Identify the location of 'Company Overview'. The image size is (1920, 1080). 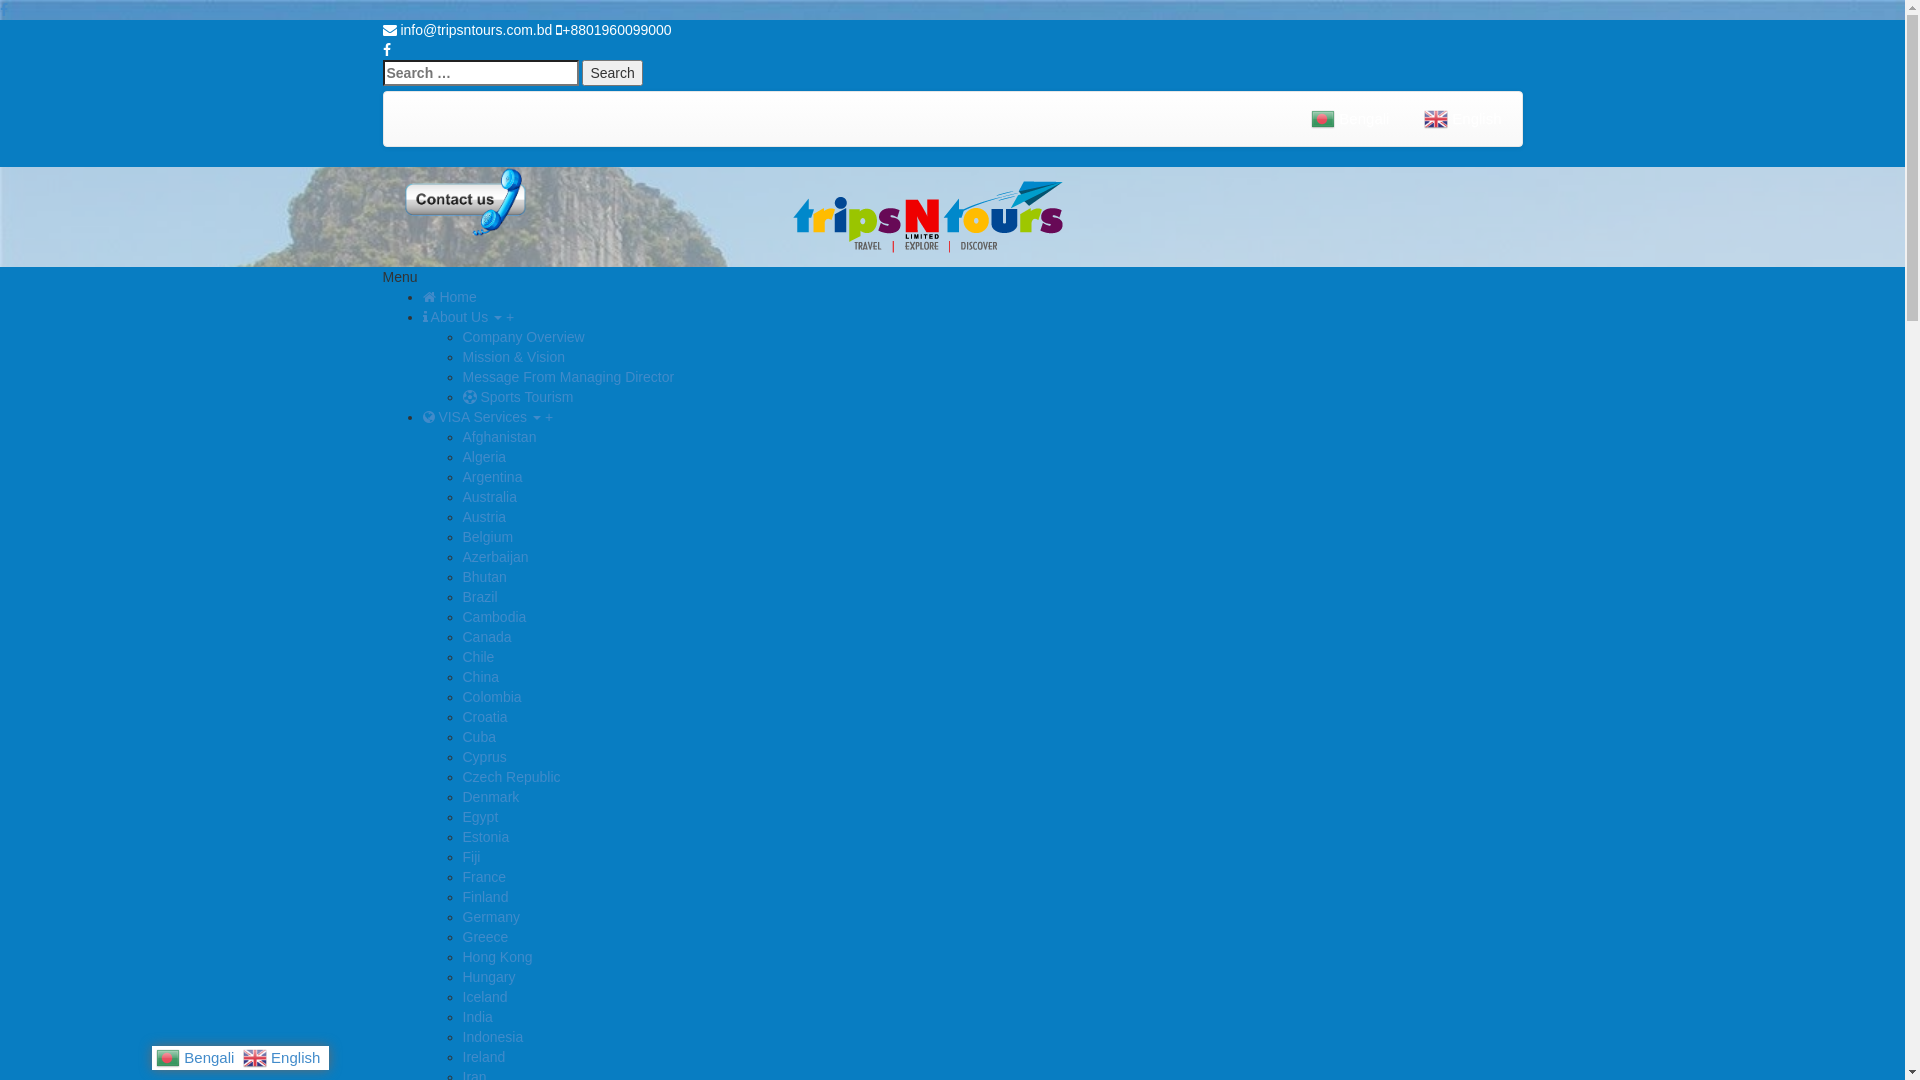
(523, 335).